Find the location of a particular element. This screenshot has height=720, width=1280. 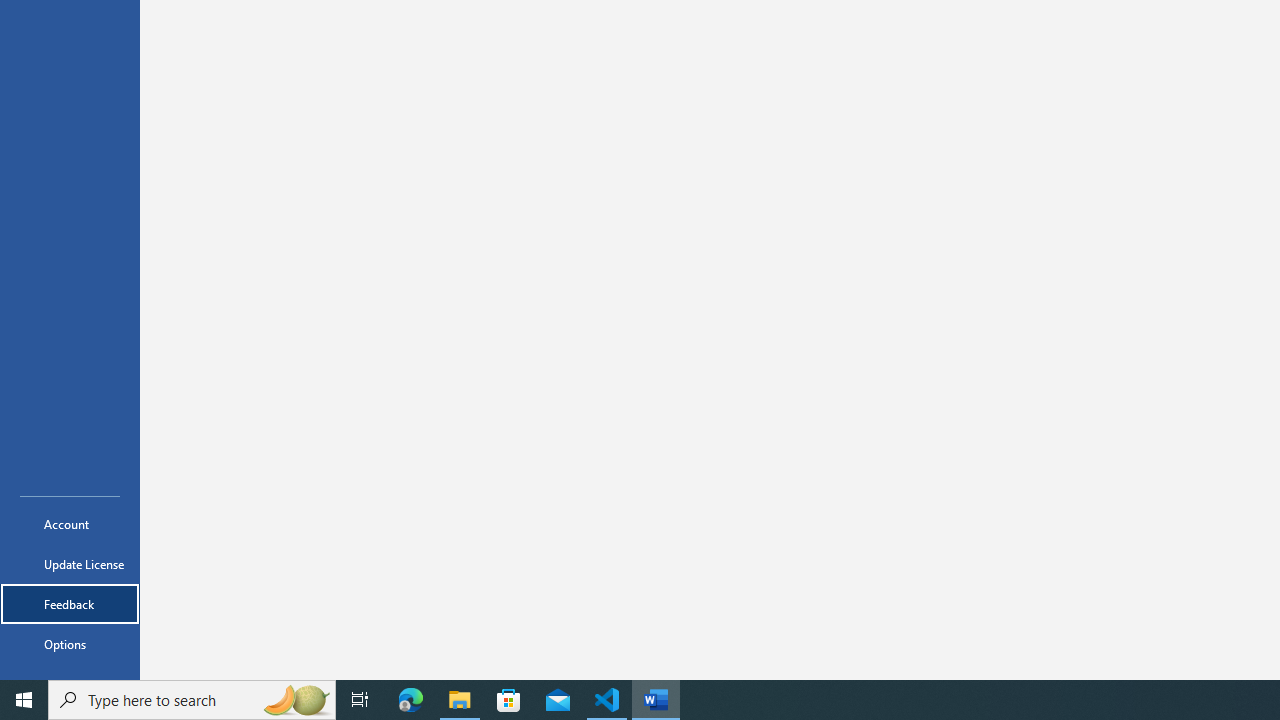

'Account' is located at coordinates (69, 523).